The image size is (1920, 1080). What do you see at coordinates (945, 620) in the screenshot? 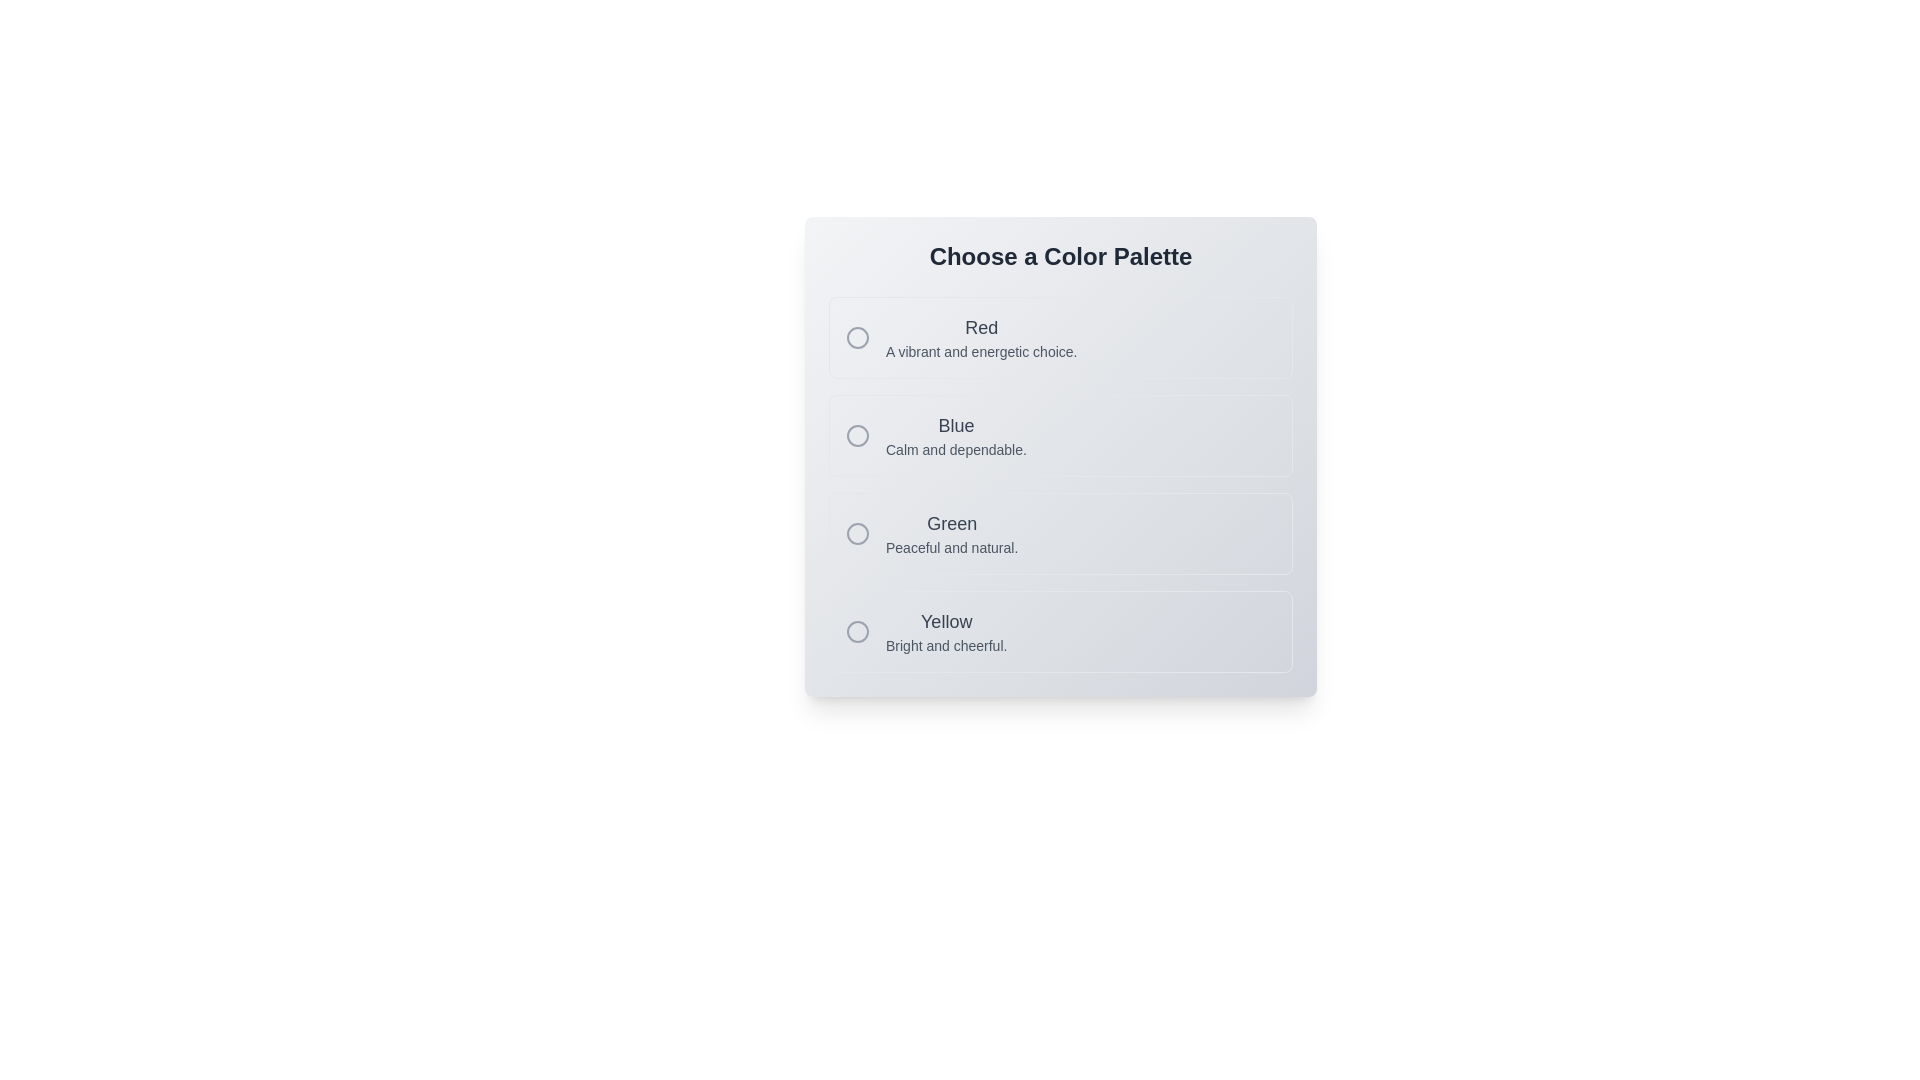
I see `the text label displaying the word 'Yellow' in bold gray font to focus on it` at bounding box center [945, 620].